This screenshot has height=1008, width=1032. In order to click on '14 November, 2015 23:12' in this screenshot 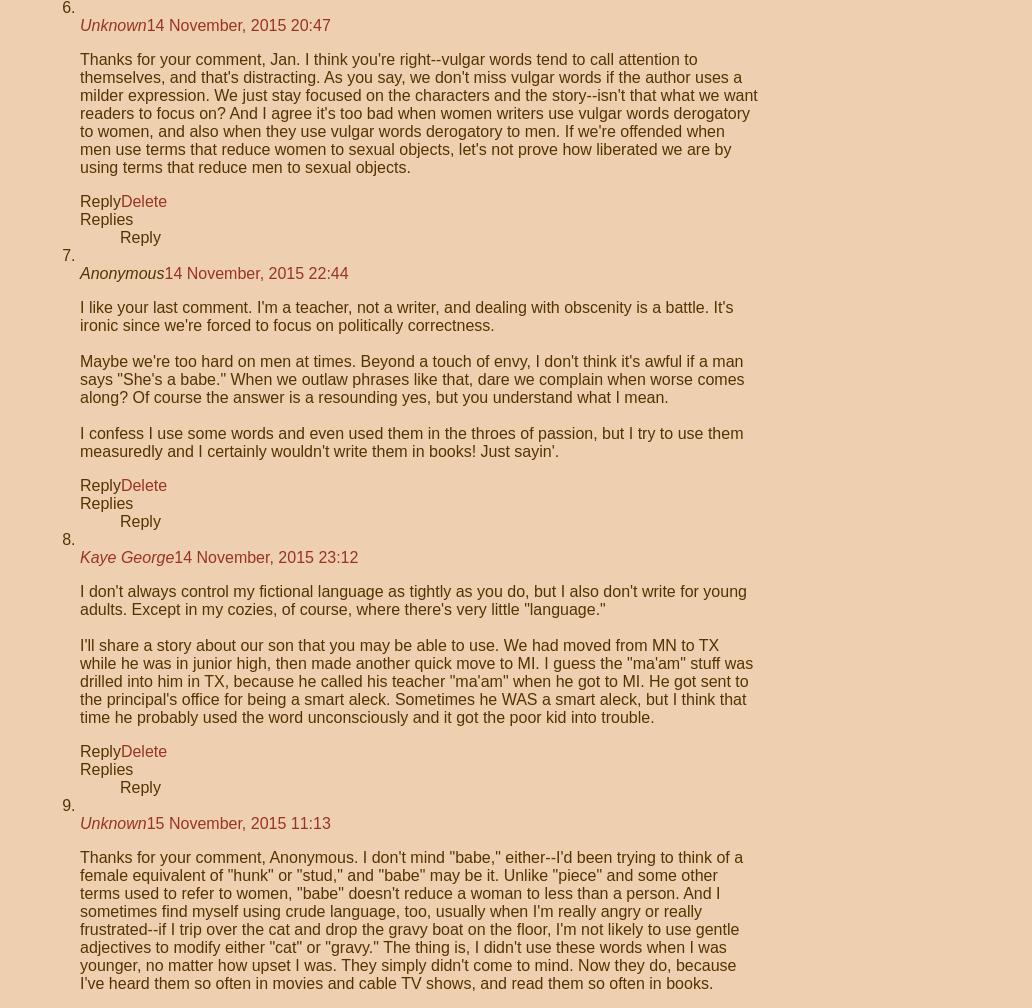, I will do `click(266, 557)`.